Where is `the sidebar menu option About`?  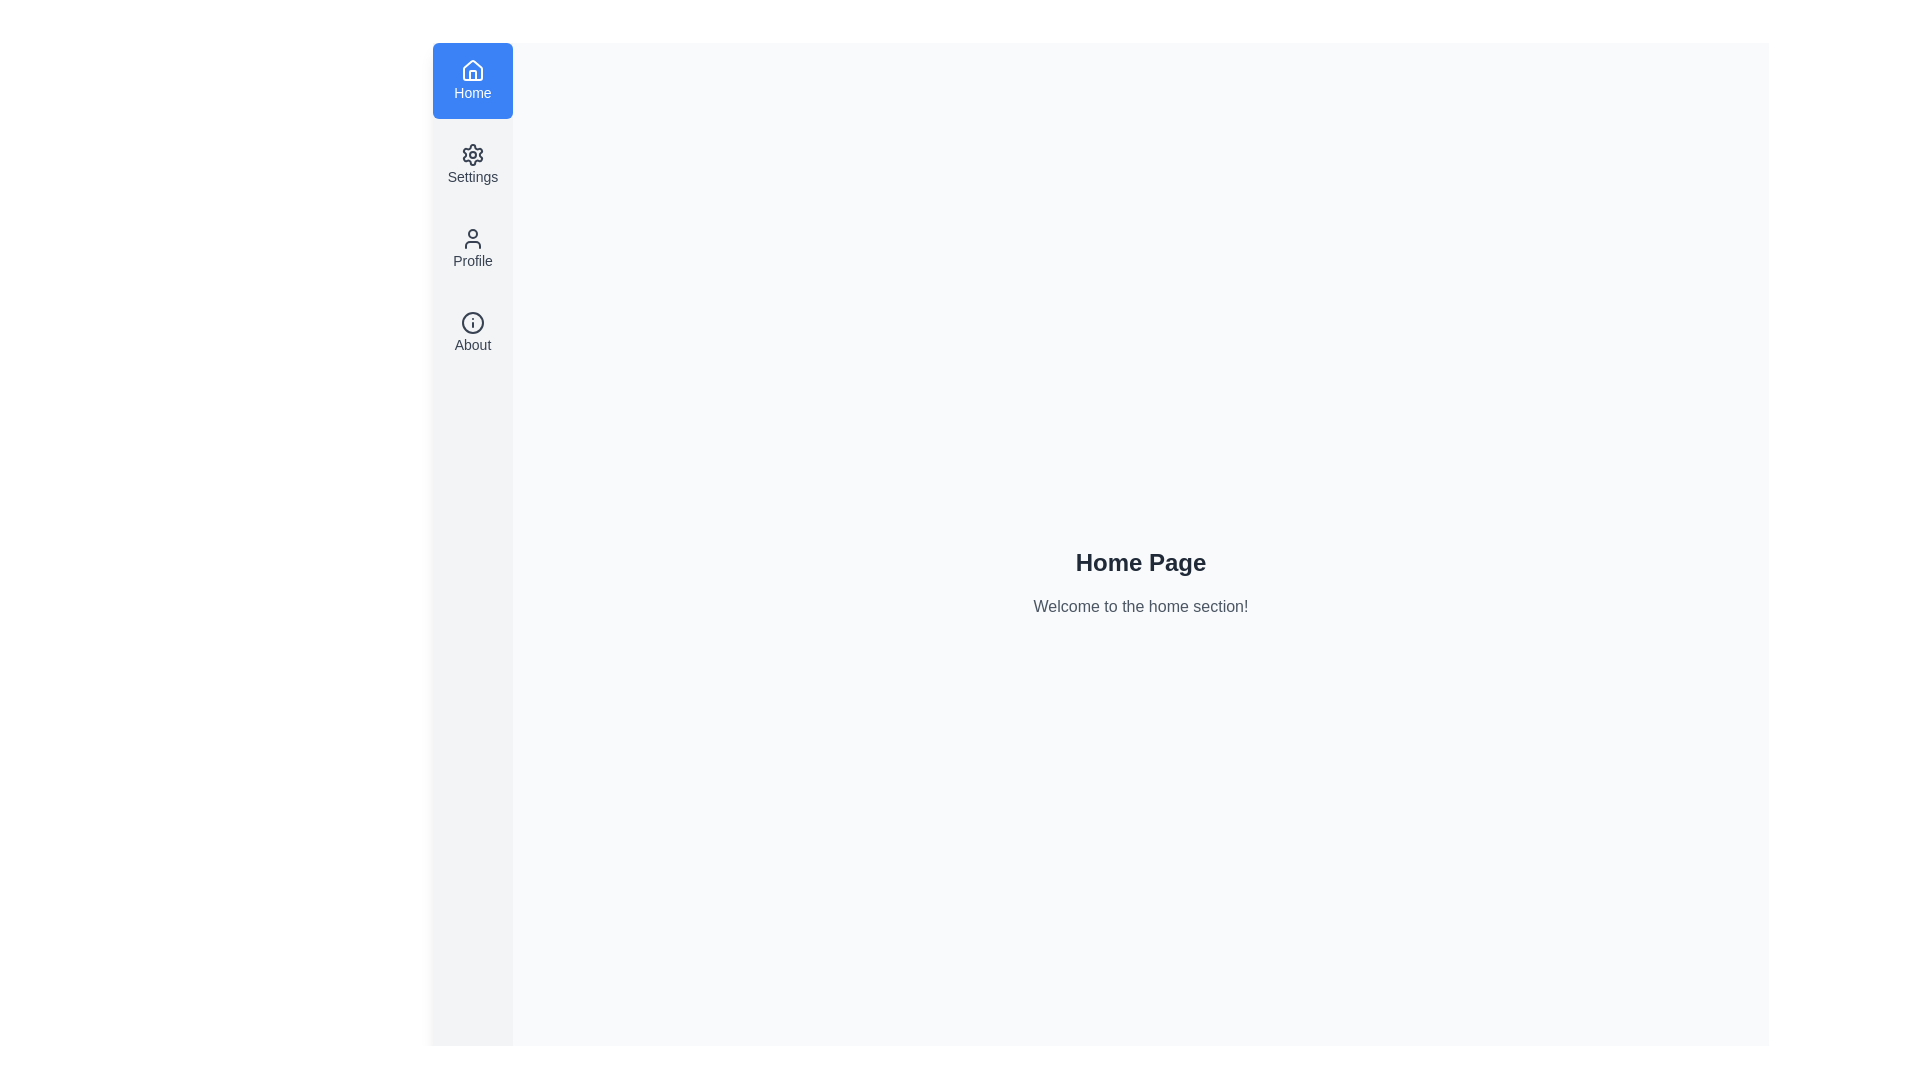
the sidebar menu option About is located at coordinates (472, 331).